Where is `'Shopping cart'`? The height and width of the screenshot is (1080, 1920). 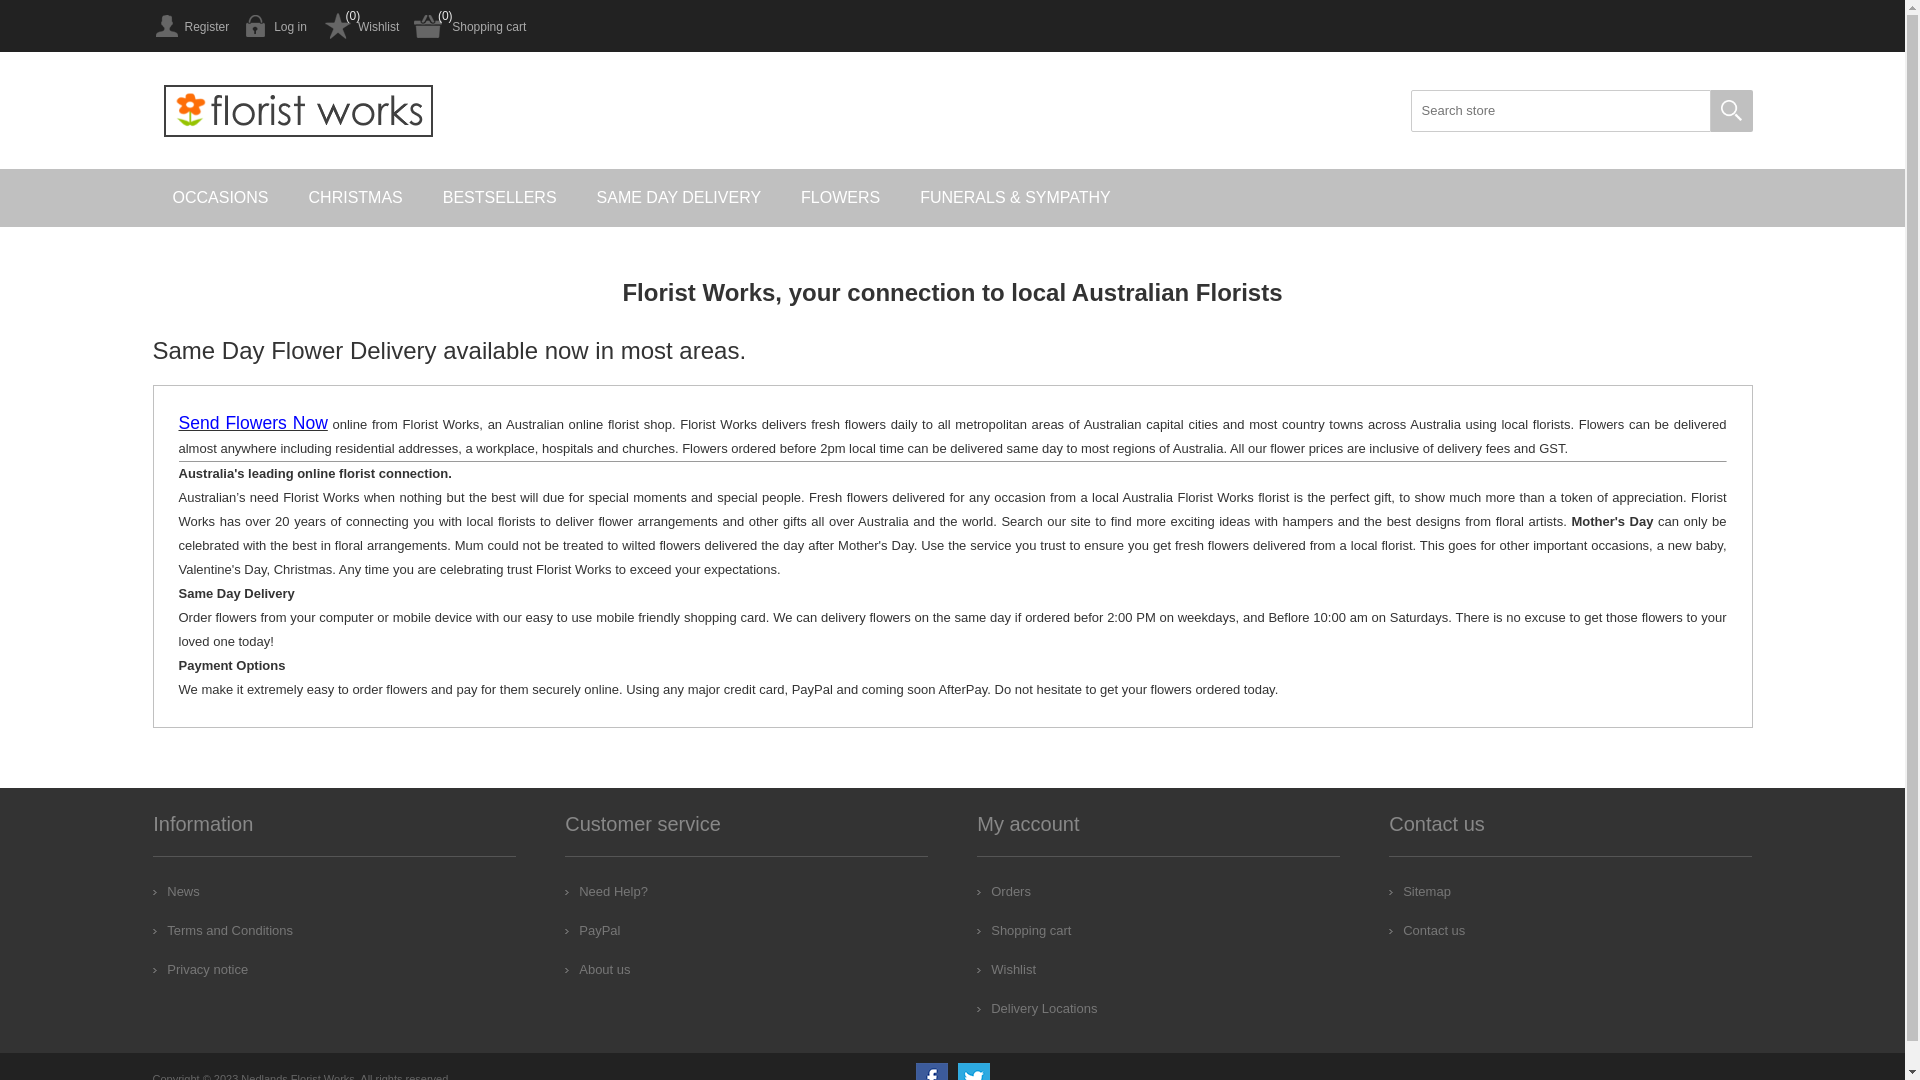
'Shopping cart' is located at coordinates (1023, 930).